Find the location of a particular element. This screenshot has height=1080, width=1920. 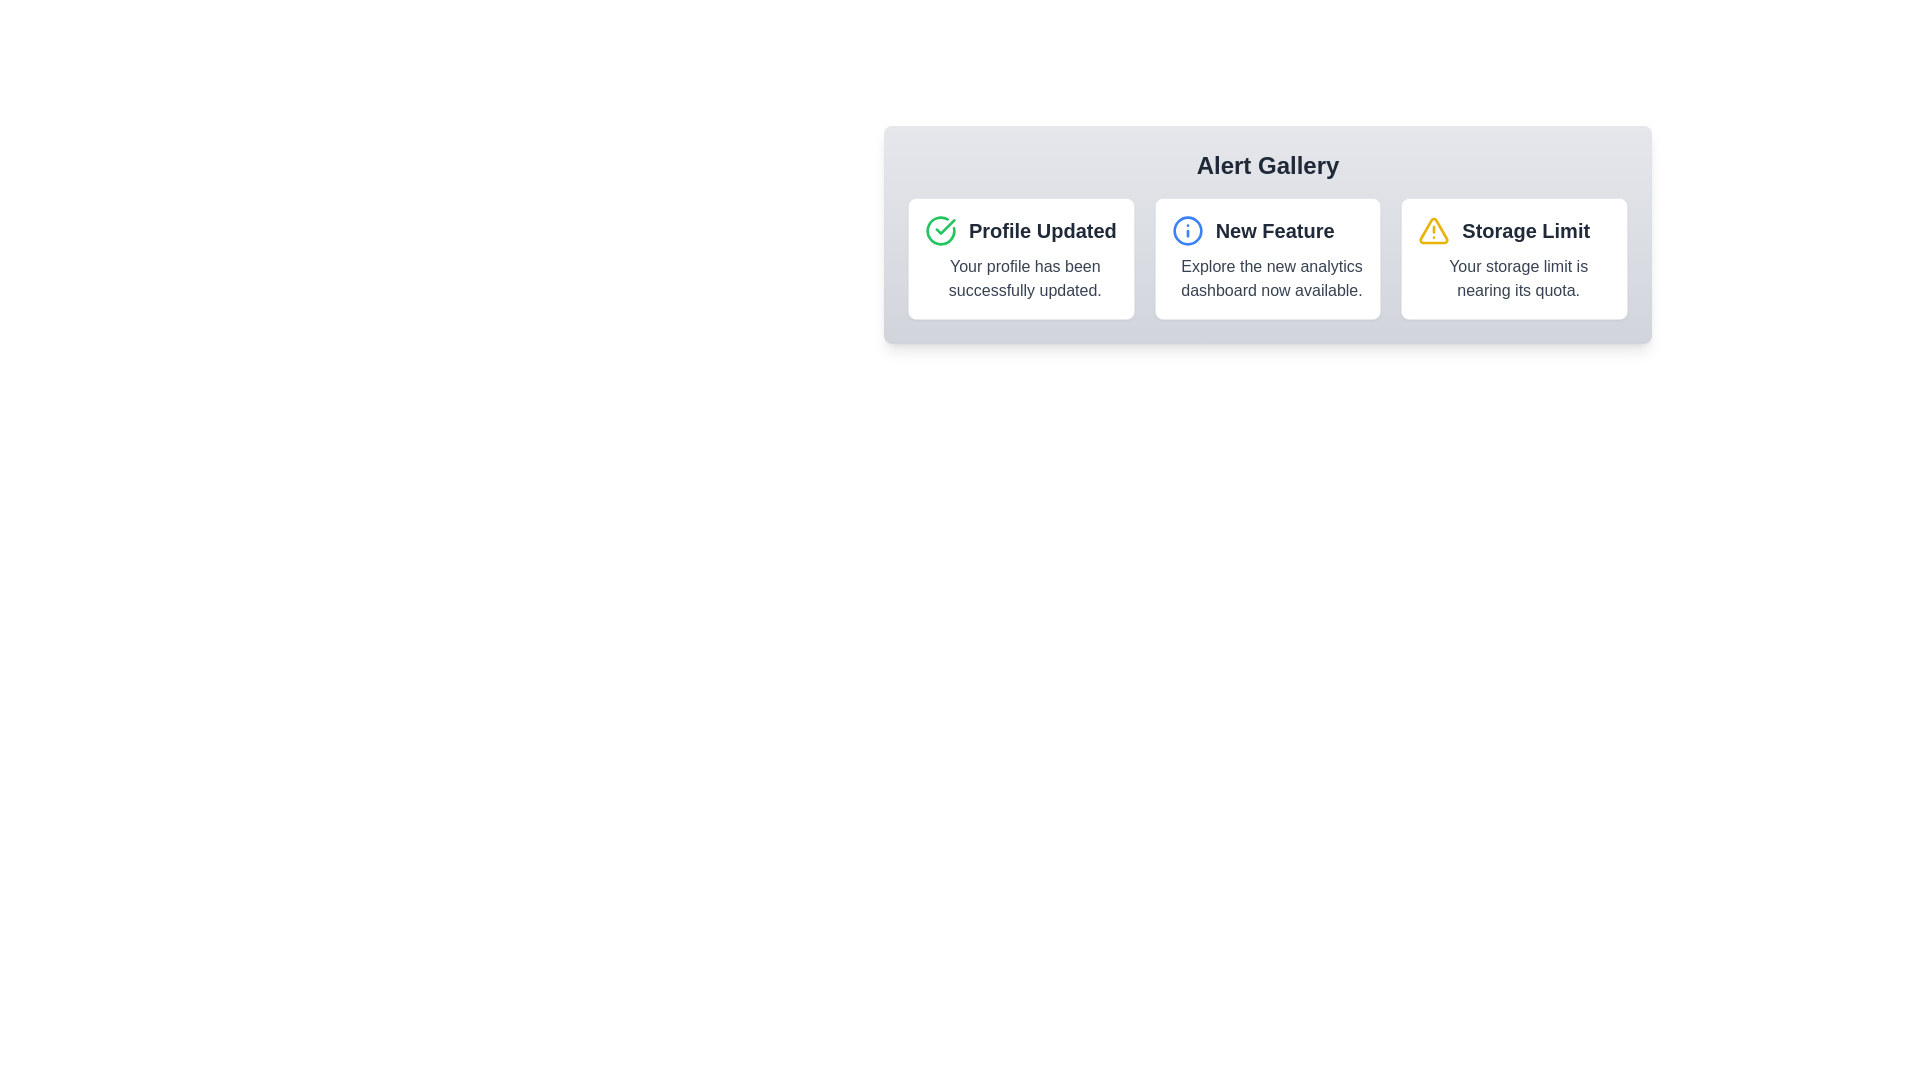

the title label of the storage alert card, which is located in the rightmost alert card of a horizontal gallery of alert notifications is located at coordinates (1514, 230).